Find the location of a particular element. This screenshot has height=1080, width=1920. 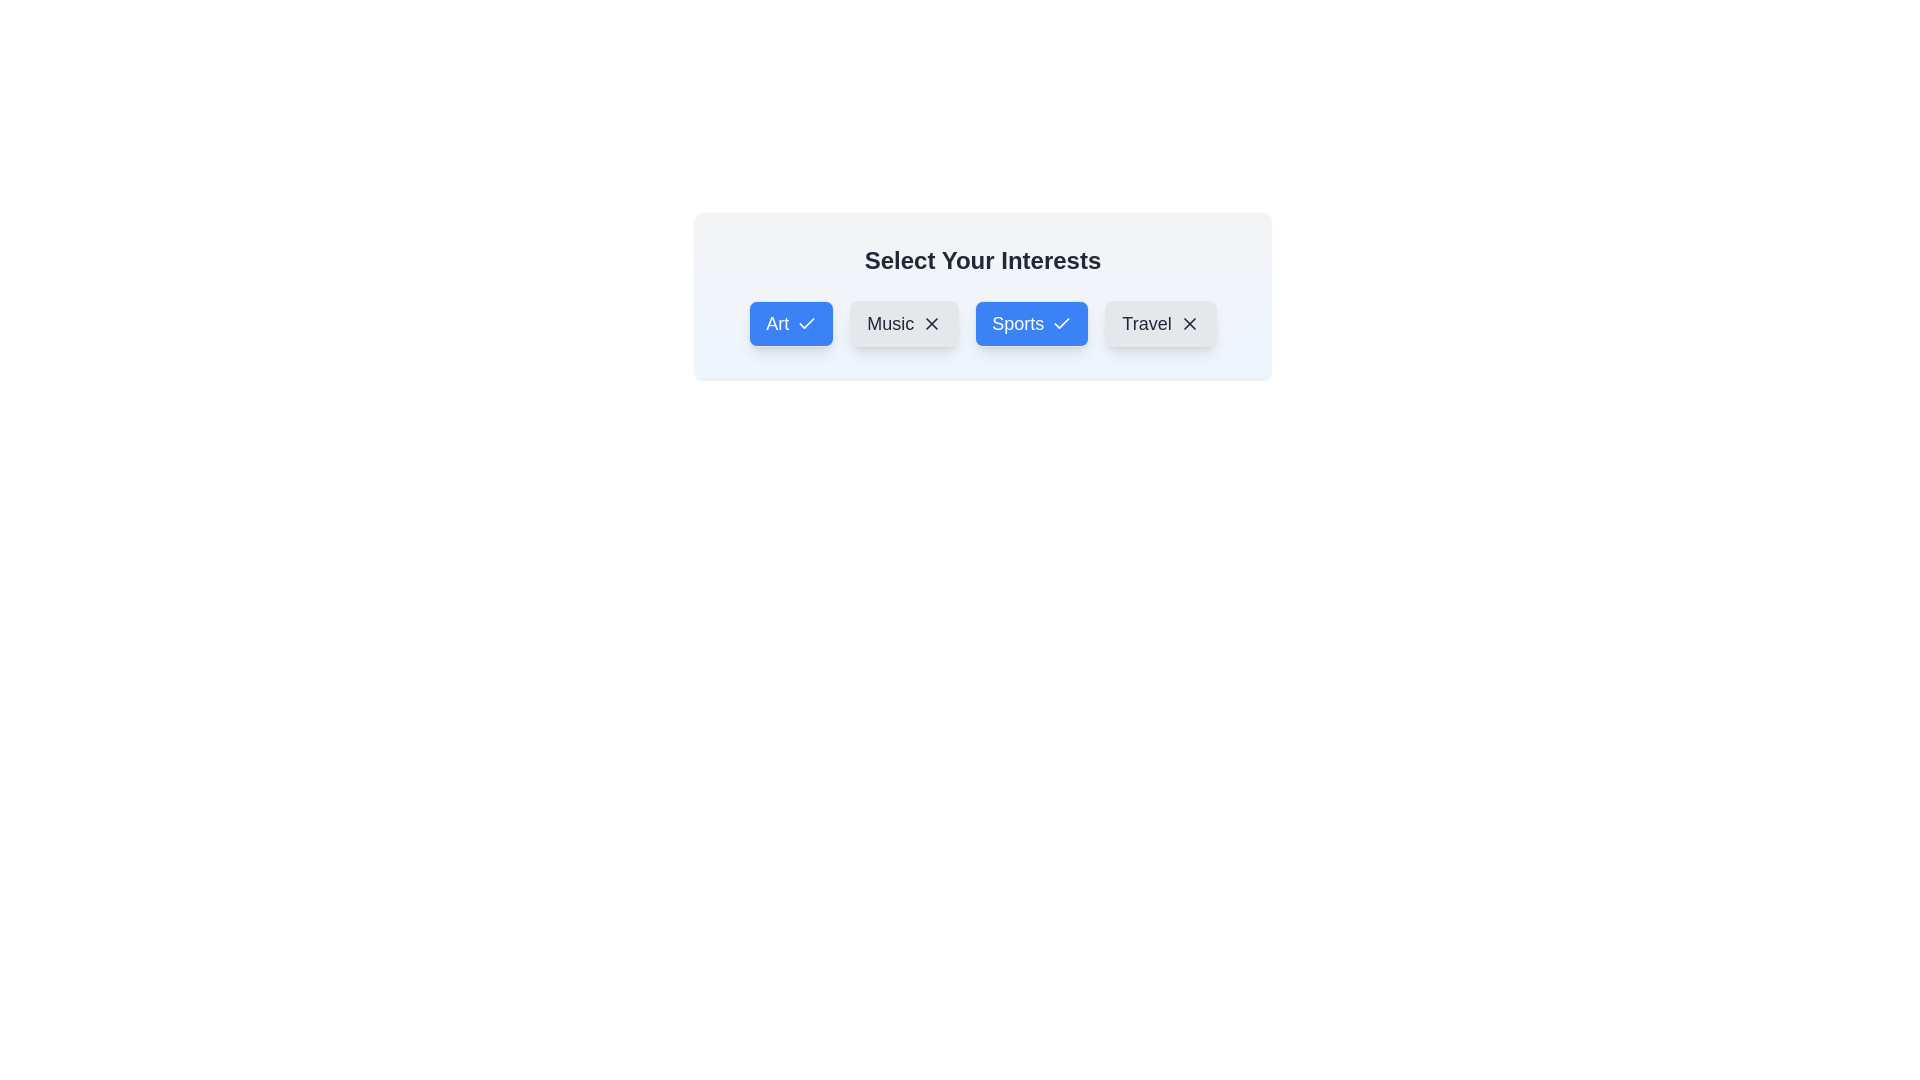

the interest item Music is located at coordinates (903, 323).